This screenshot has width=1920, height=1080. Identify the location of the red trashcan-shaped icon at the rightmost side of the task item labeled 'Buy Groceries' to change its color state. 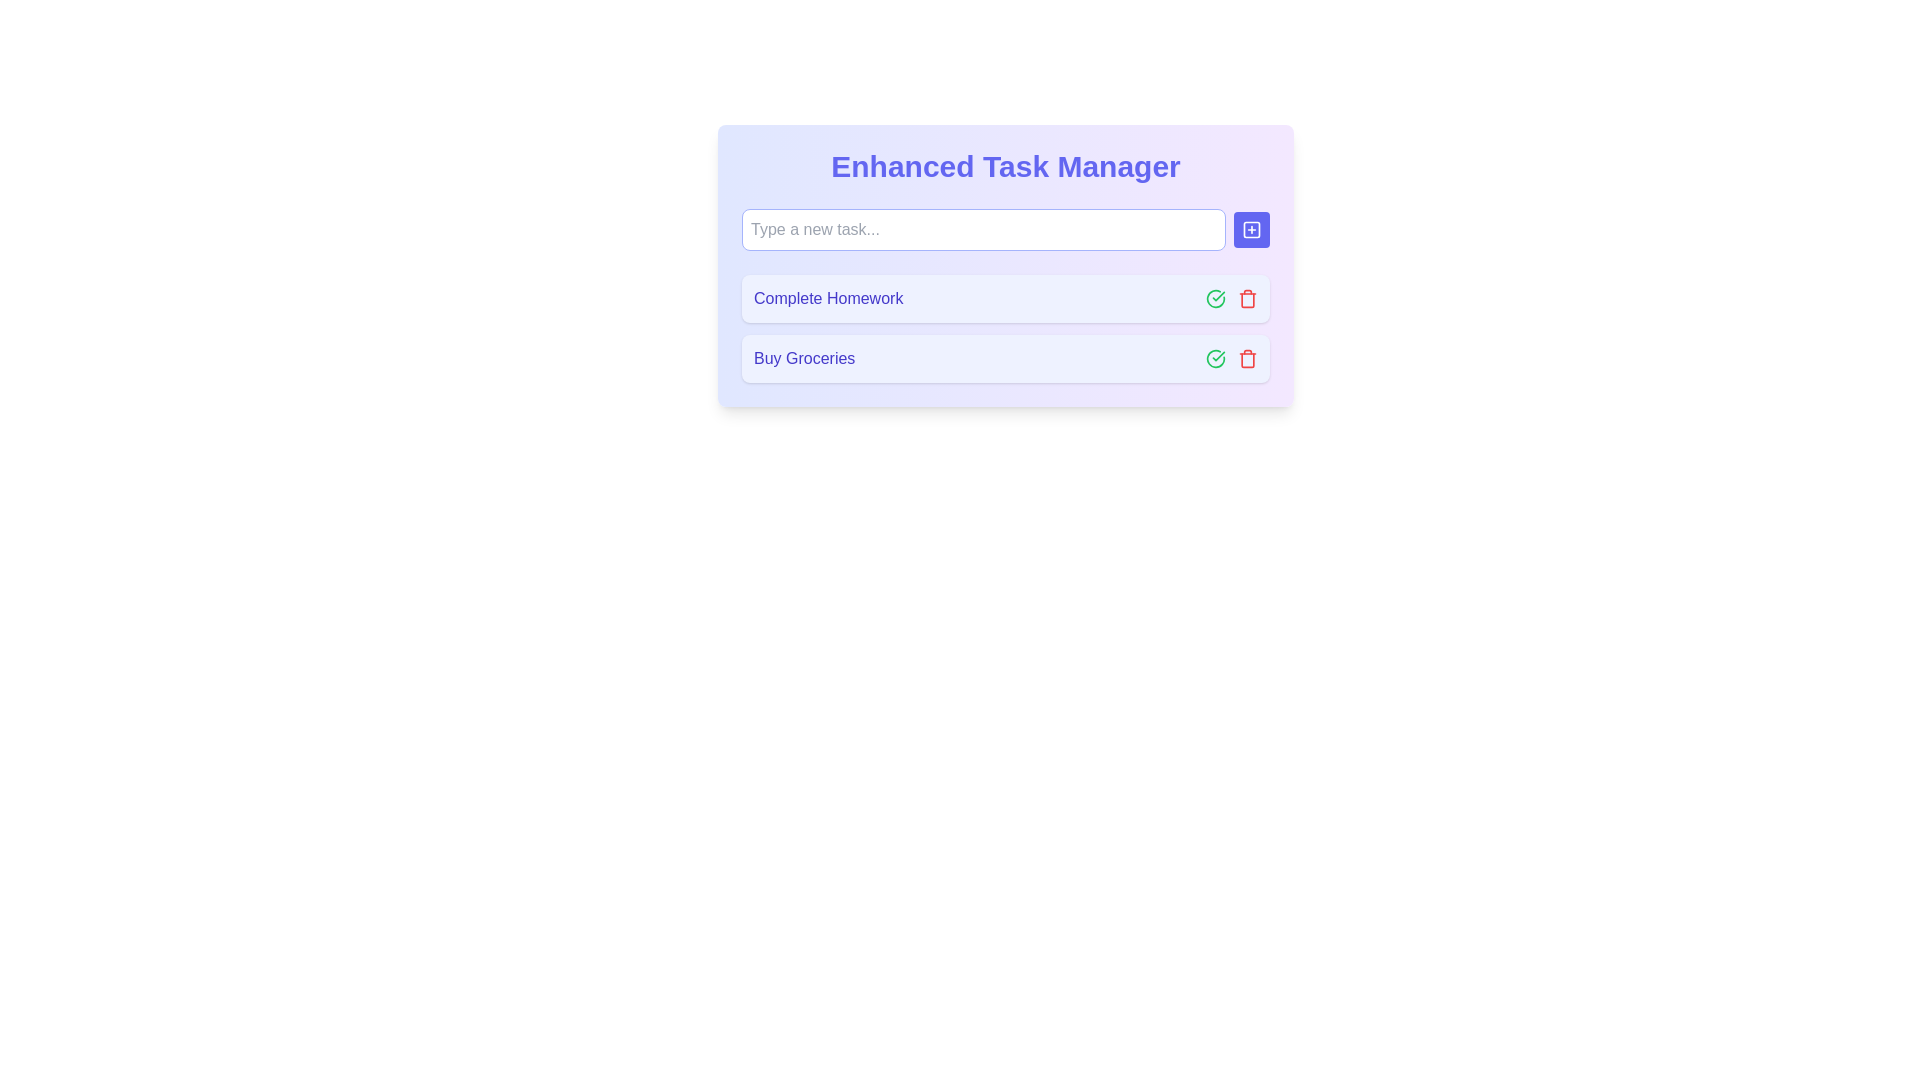
(1247, 357).